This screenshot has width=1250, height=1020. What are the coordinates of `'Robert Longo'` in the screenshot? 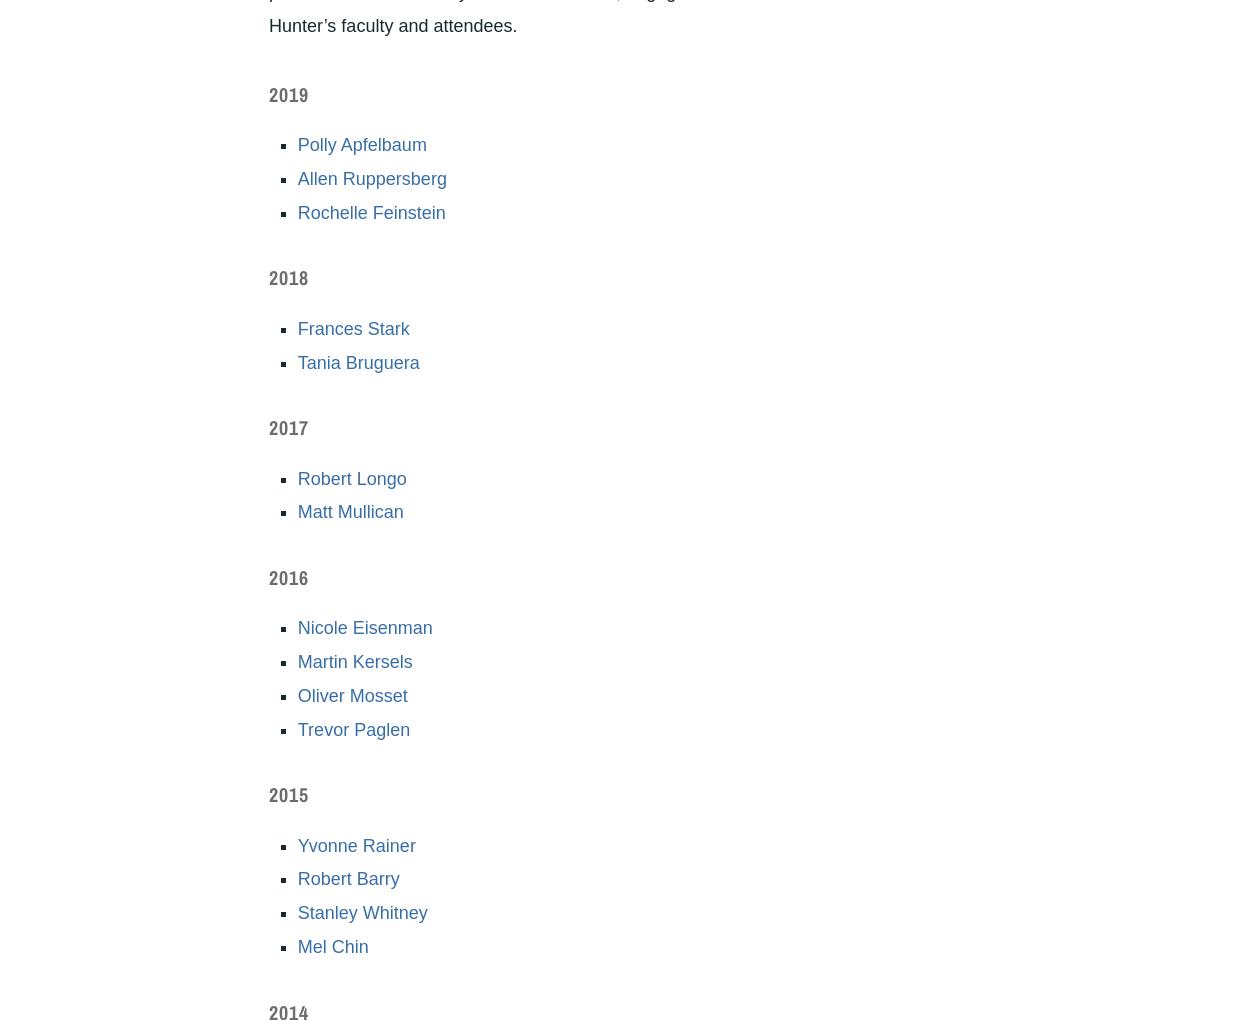 It's located at (350, 477).